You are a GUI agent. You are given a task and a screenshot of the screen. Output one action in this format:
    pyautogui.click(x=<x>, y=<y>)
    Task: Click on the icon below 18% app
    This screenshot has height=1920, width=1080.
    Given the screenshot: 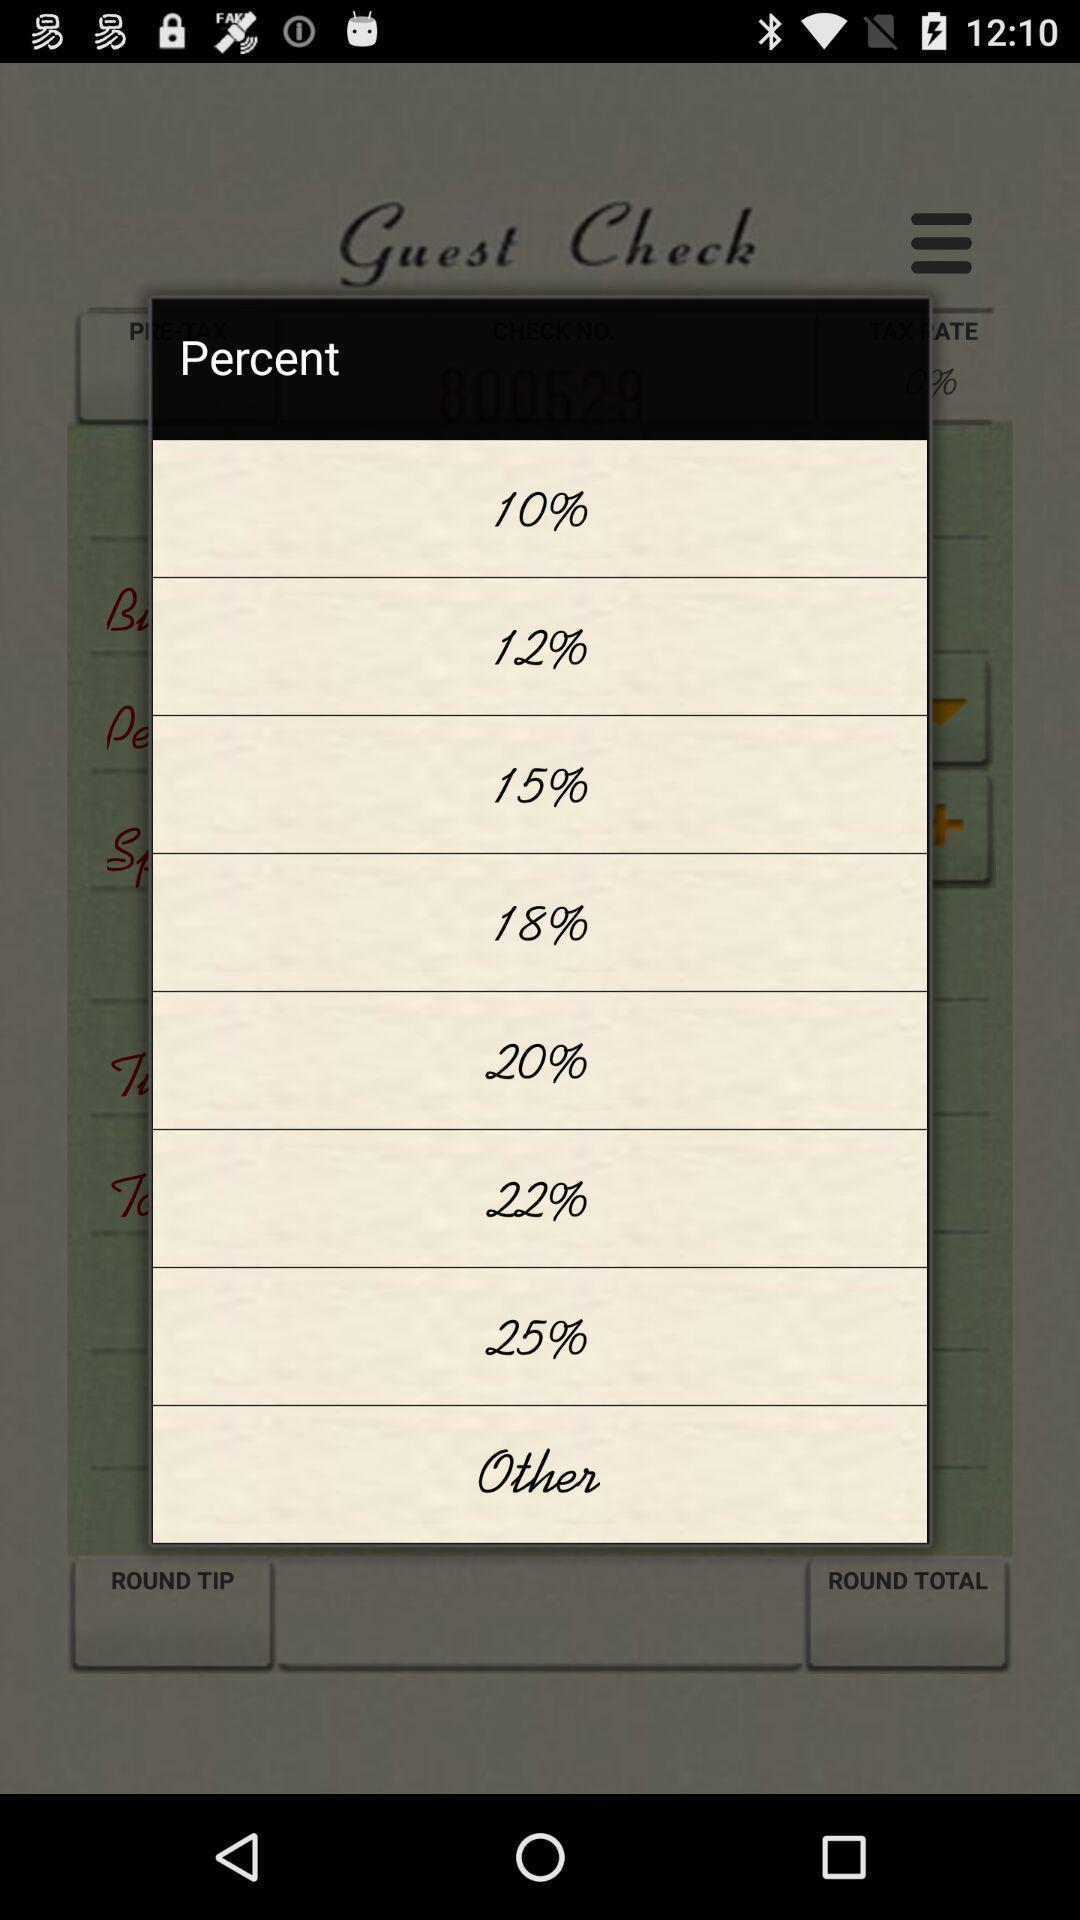 What is the action you would take?
    pyautogui.click(x=540, y=1059)
    